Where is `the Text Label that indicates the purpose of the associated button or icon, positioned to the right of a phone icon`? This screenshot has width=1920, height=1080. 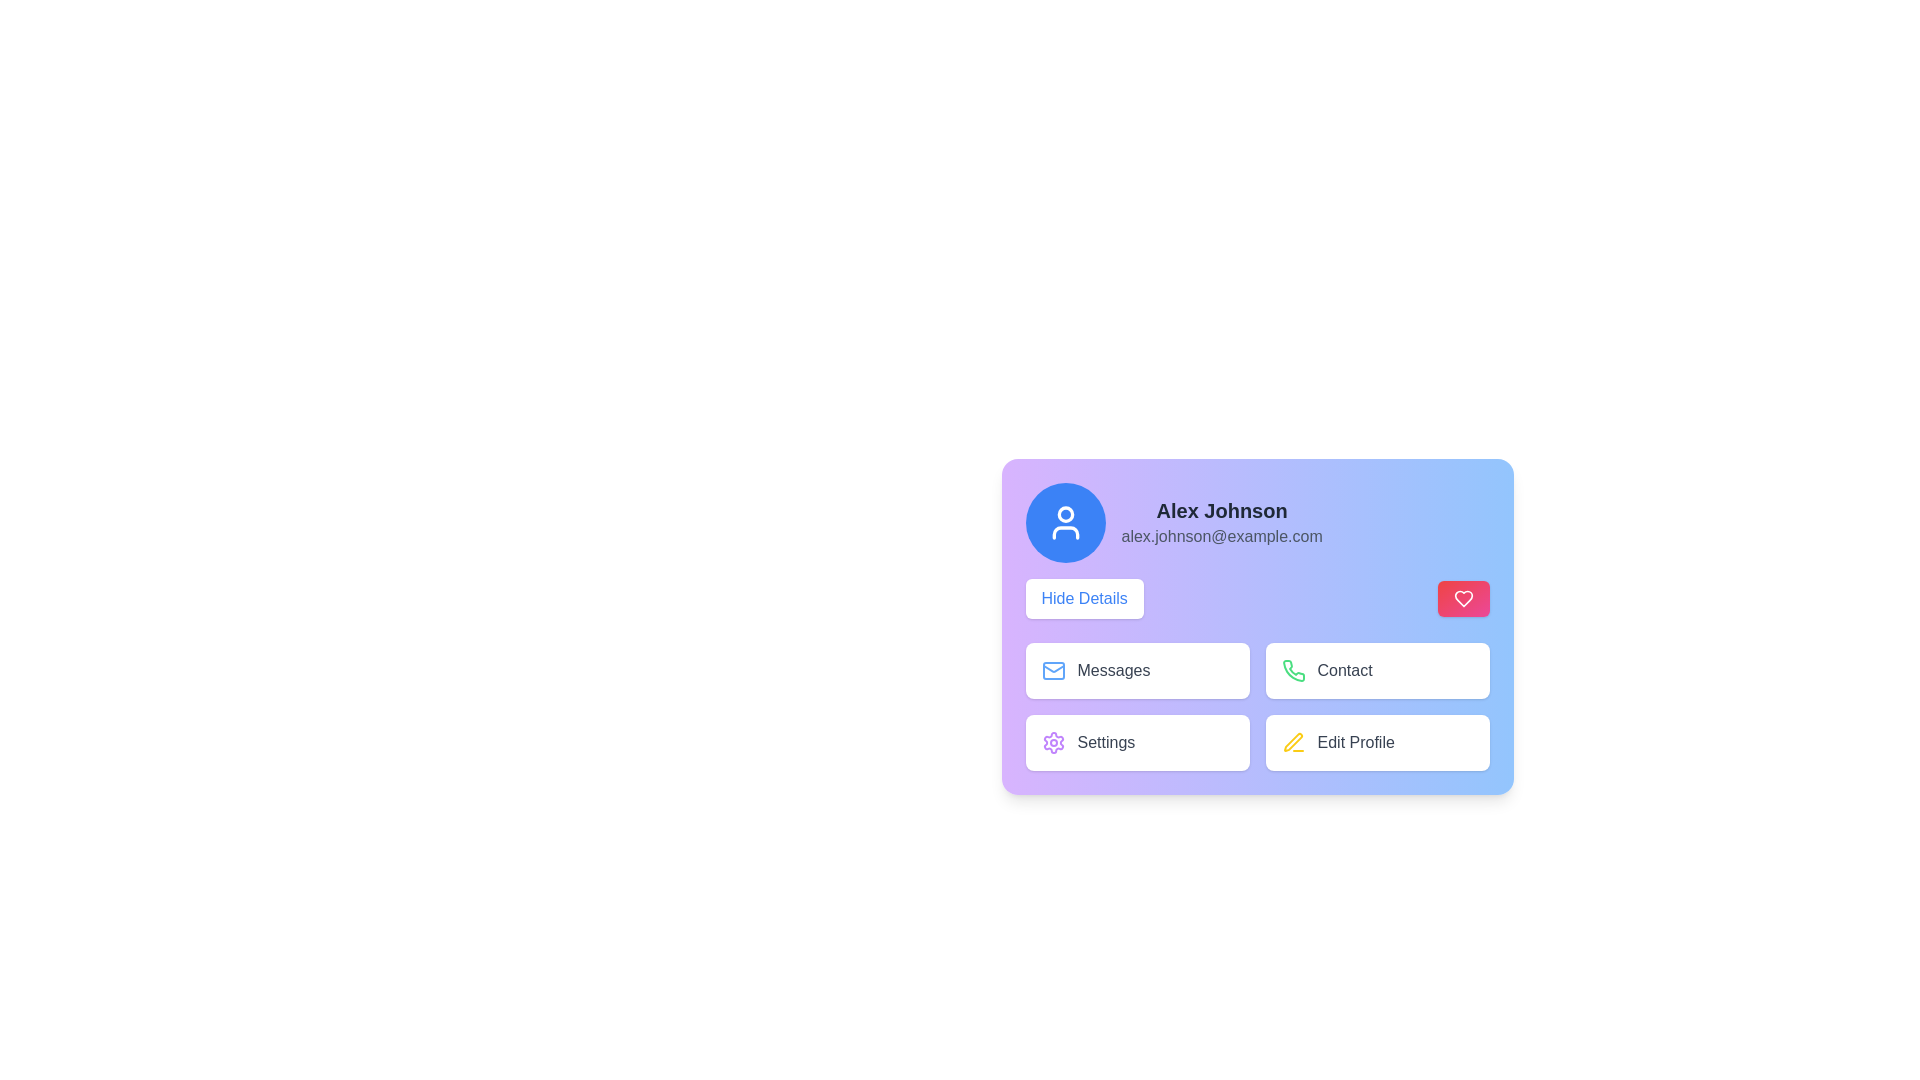 the Text Label that indicates the purpose of the associated button or icon, positioned to the right of a phone icon is located at coordinates (1345, 671).